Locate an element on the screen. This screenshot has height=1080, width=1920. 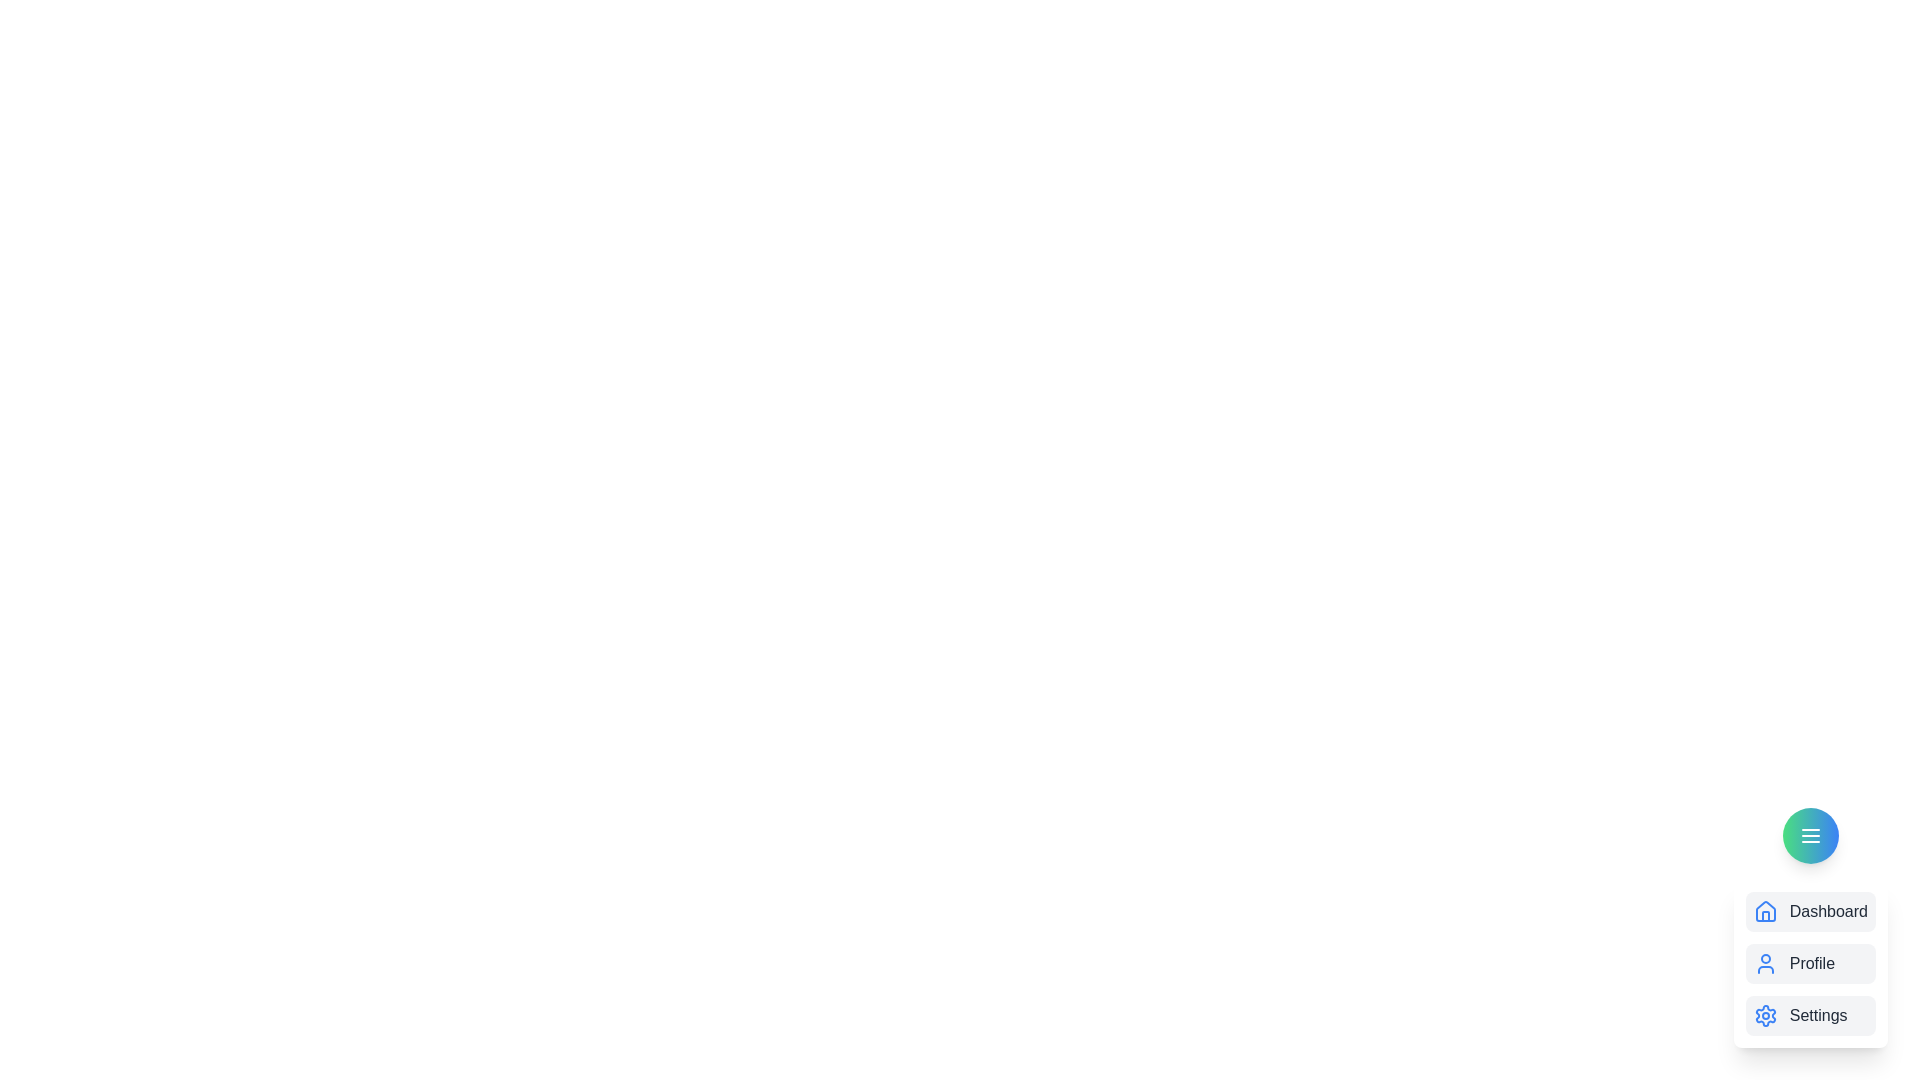
the settings_item to observe the hover effect is located at coordinates (1810, 1015).